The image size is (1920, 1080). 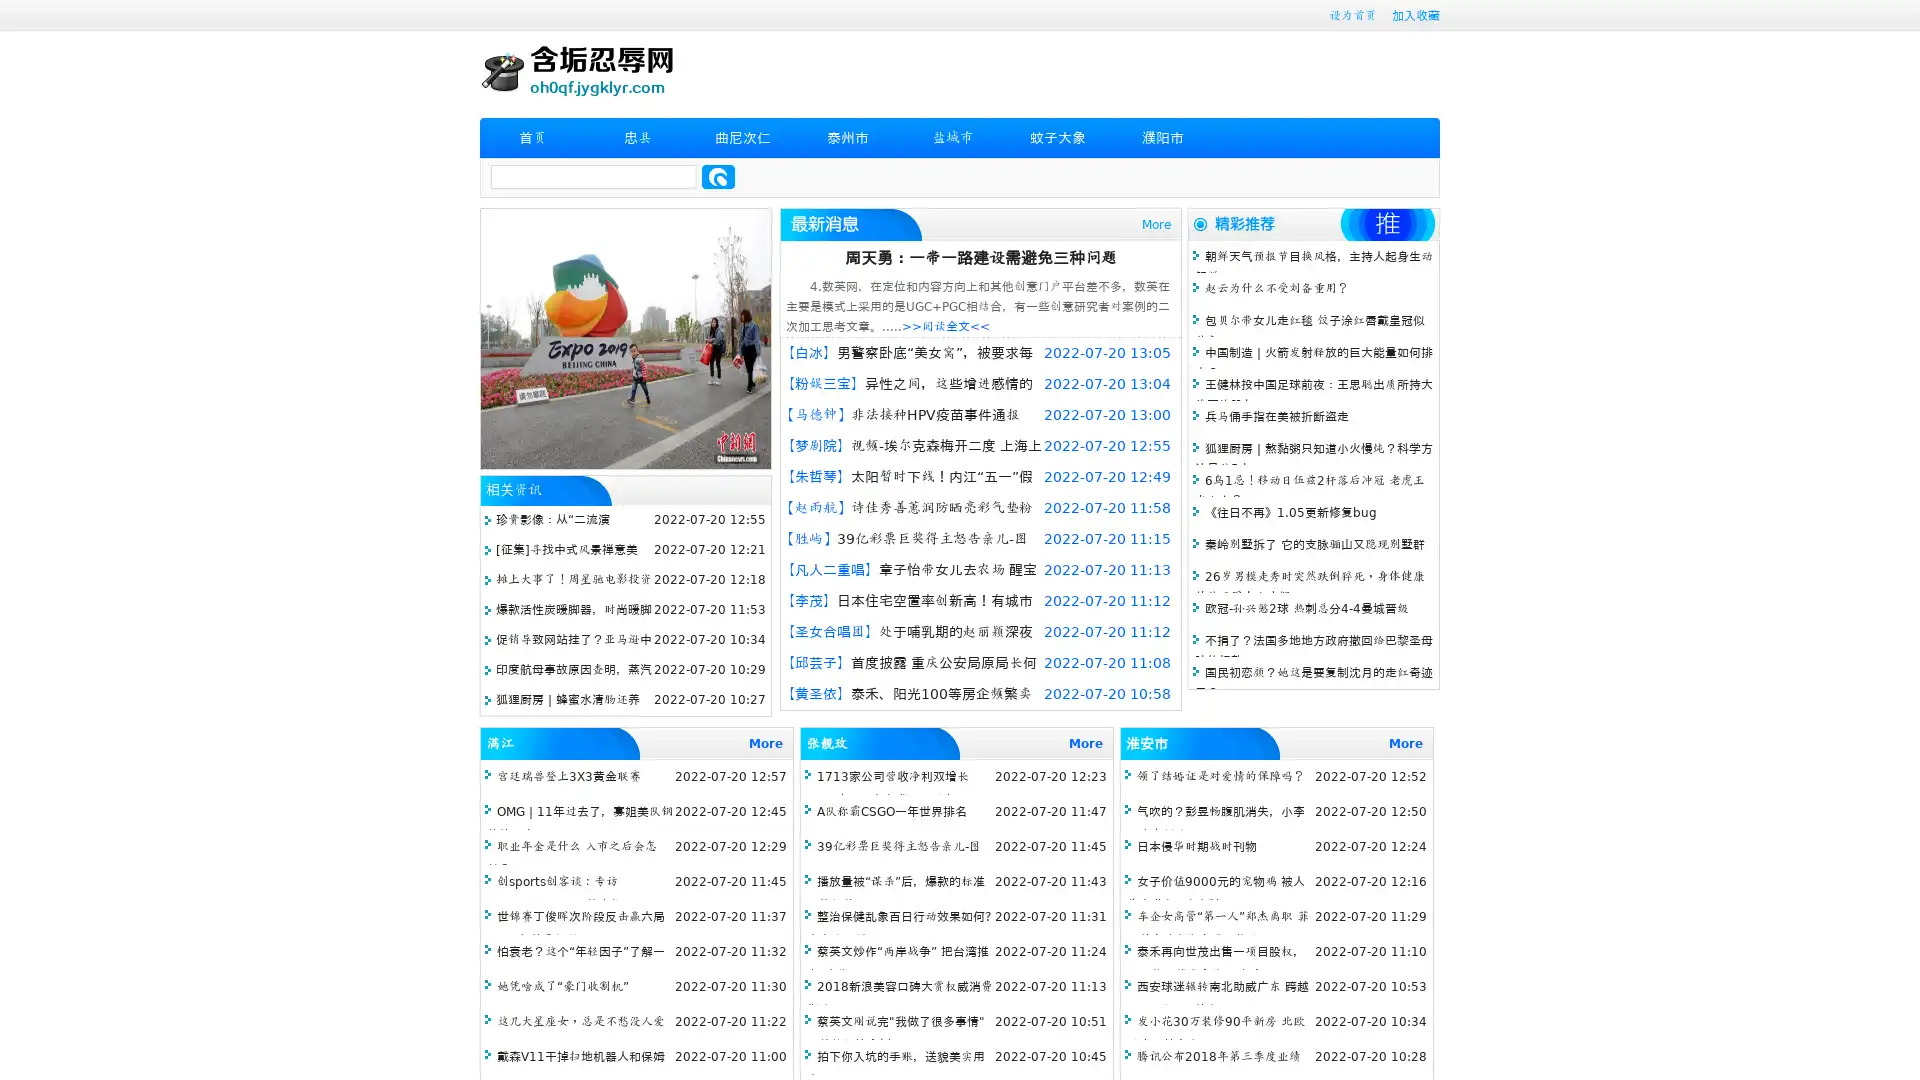 I want to click on Search, so click(x=718, y=176).